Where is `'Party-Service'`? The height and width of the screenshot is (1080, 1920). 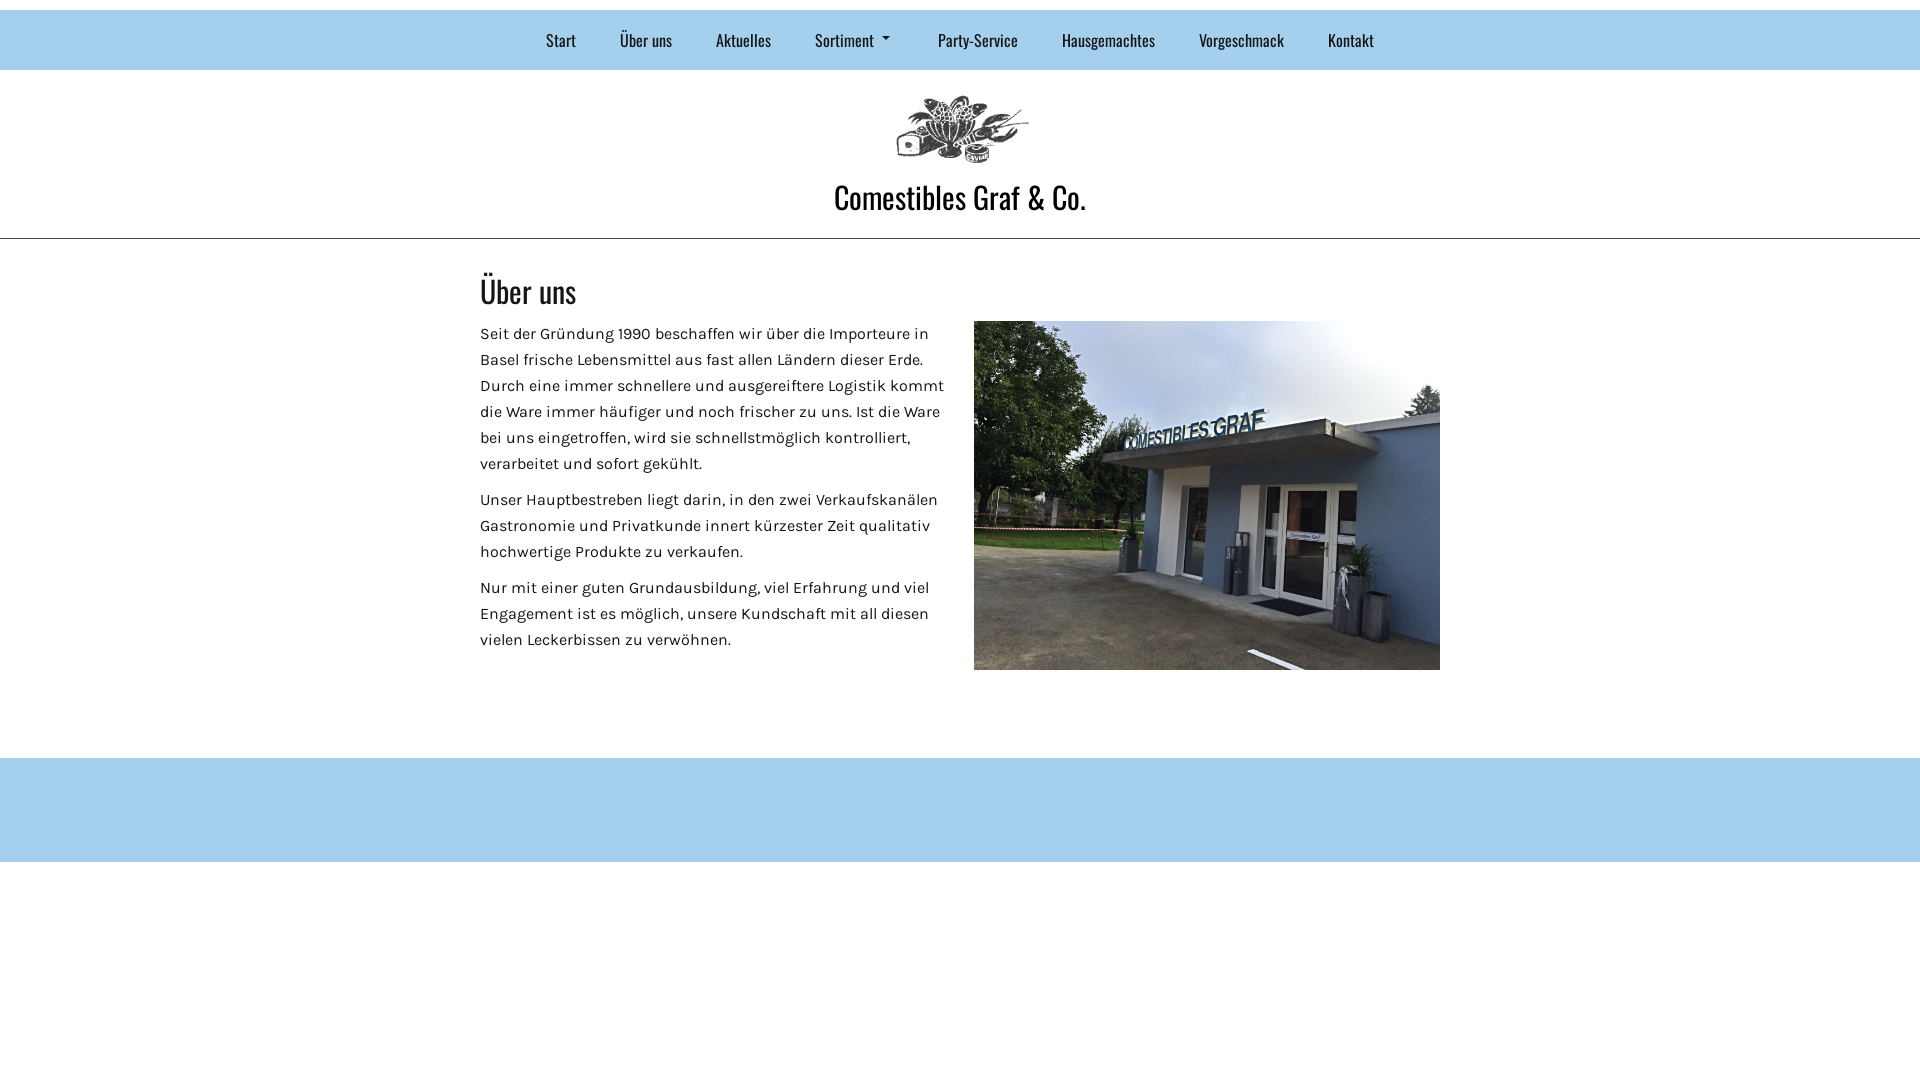 'Party-Service' is located at coordinates (978, 39).